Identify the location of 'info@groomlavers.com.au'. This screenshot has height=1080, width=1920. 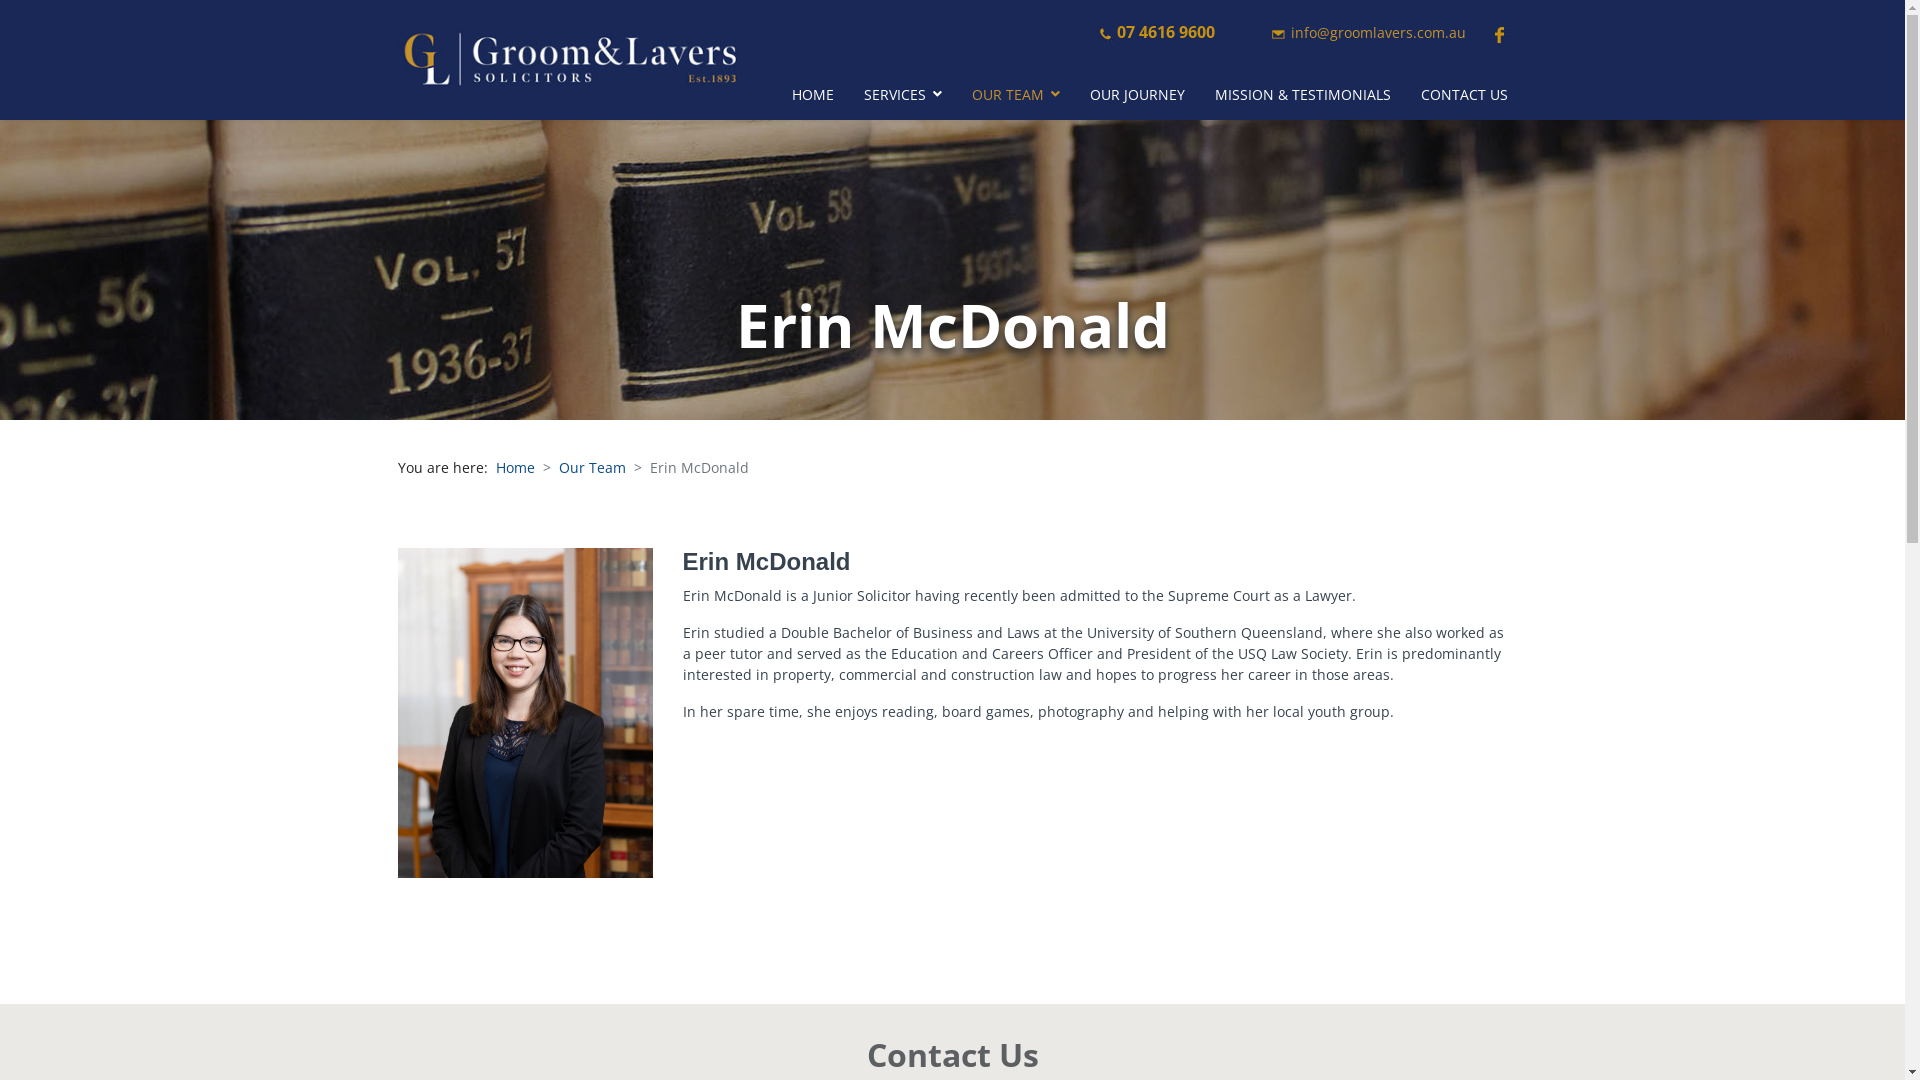
(1376, 32).